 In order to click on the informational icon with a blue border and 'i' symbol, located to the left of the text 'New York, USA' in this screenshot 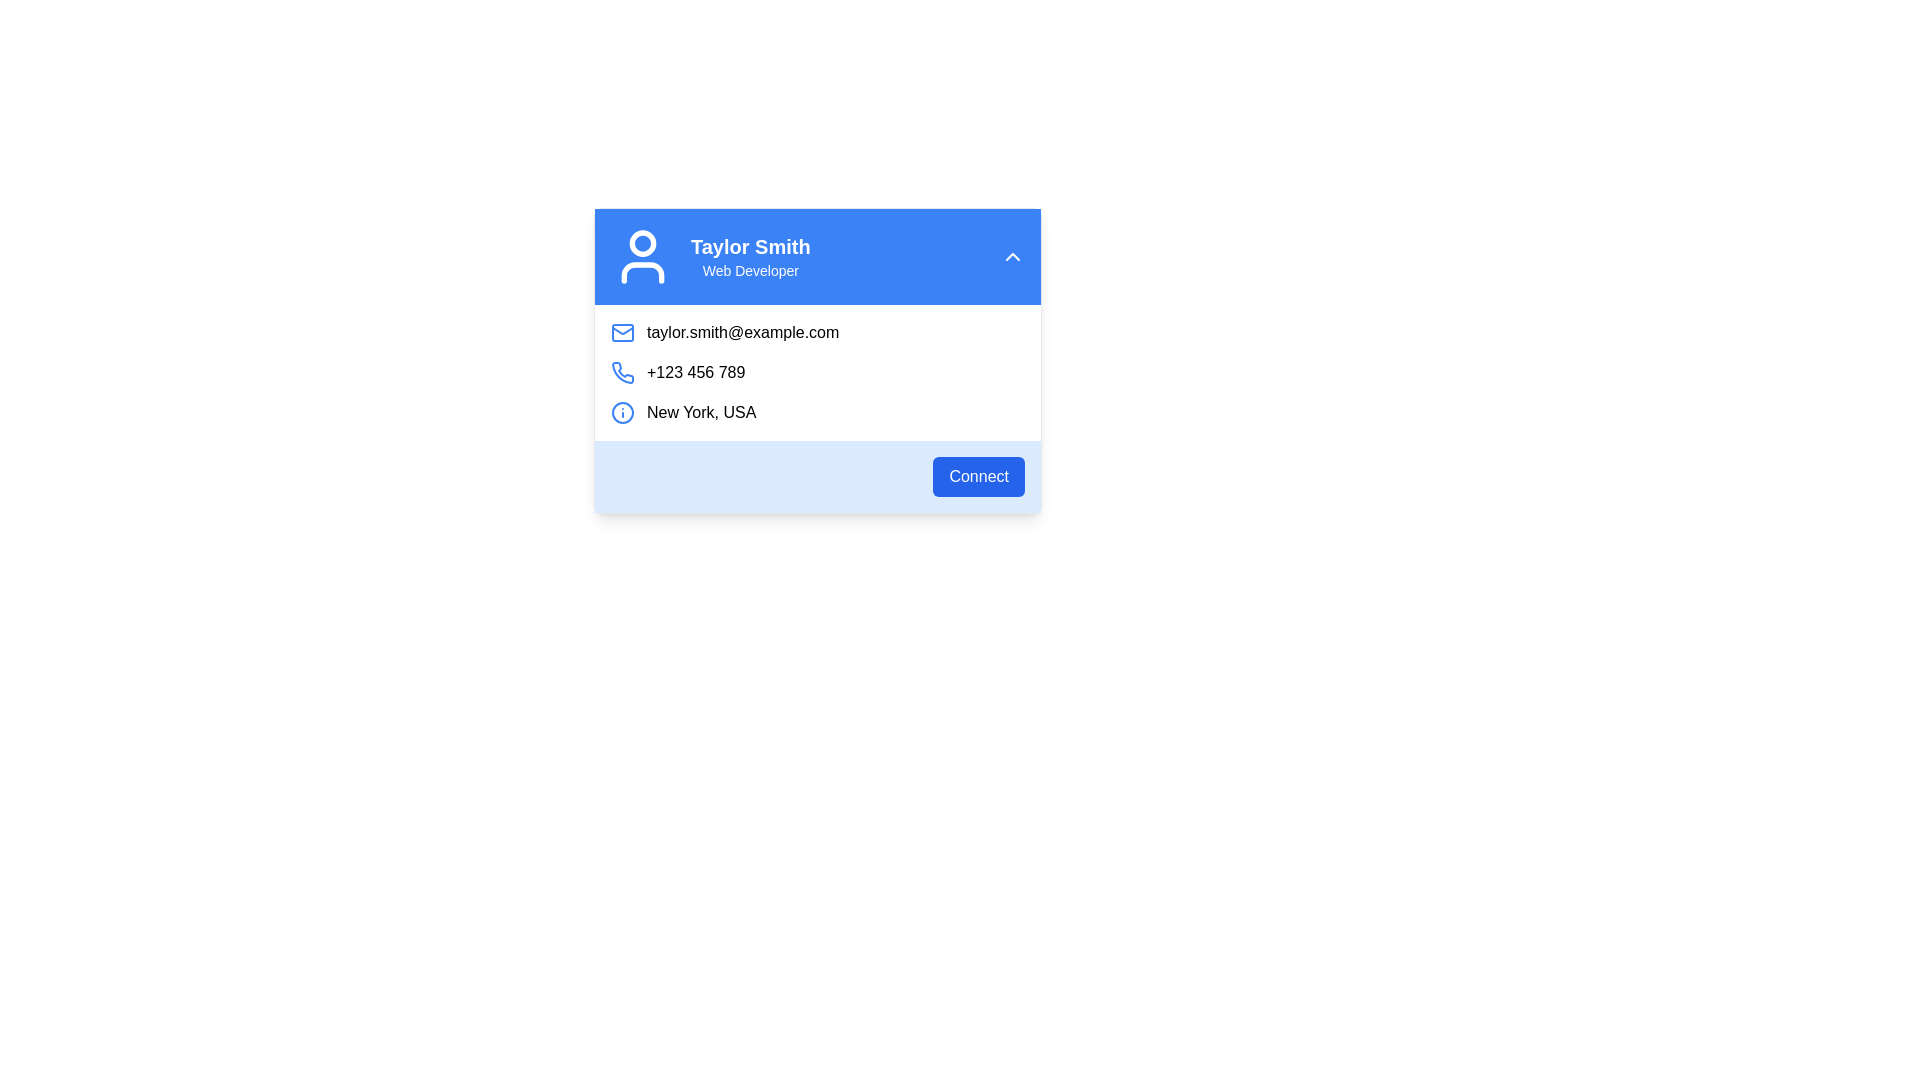, I will do `click(622, 411)`.